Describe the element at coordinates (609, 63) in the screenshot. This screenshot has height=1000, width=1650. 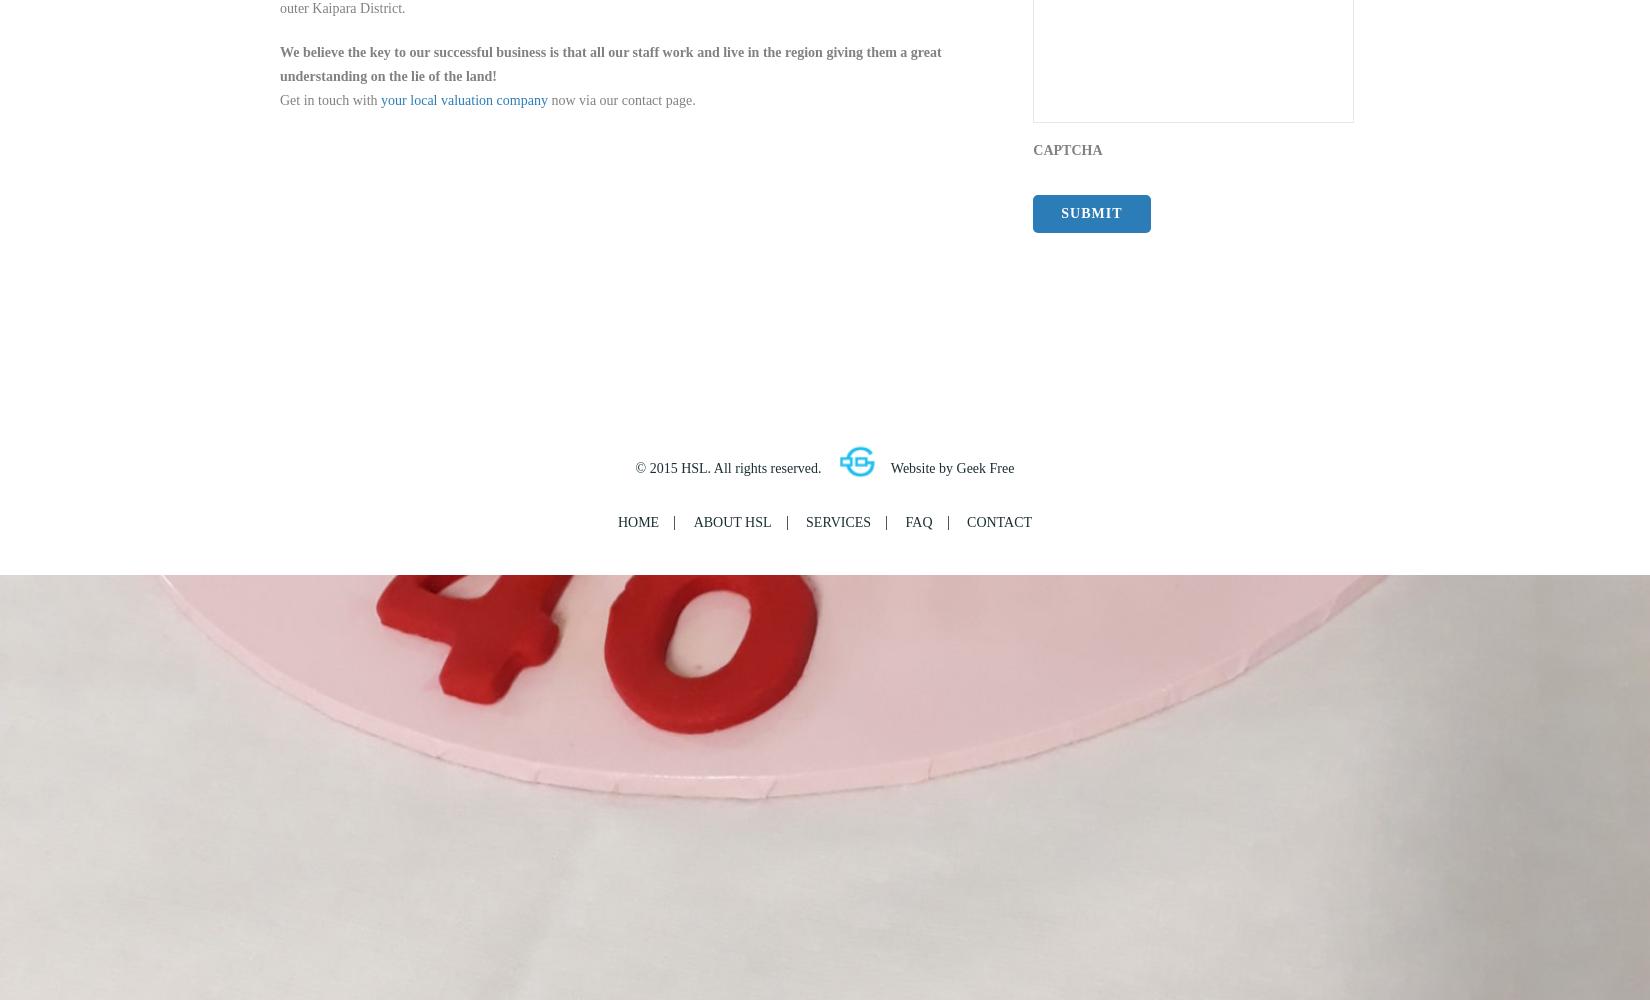
I see `'We believe the key to our successful business is that all our staff work and live in the region giving them a great understanding on the lie of the land!'` at that location.